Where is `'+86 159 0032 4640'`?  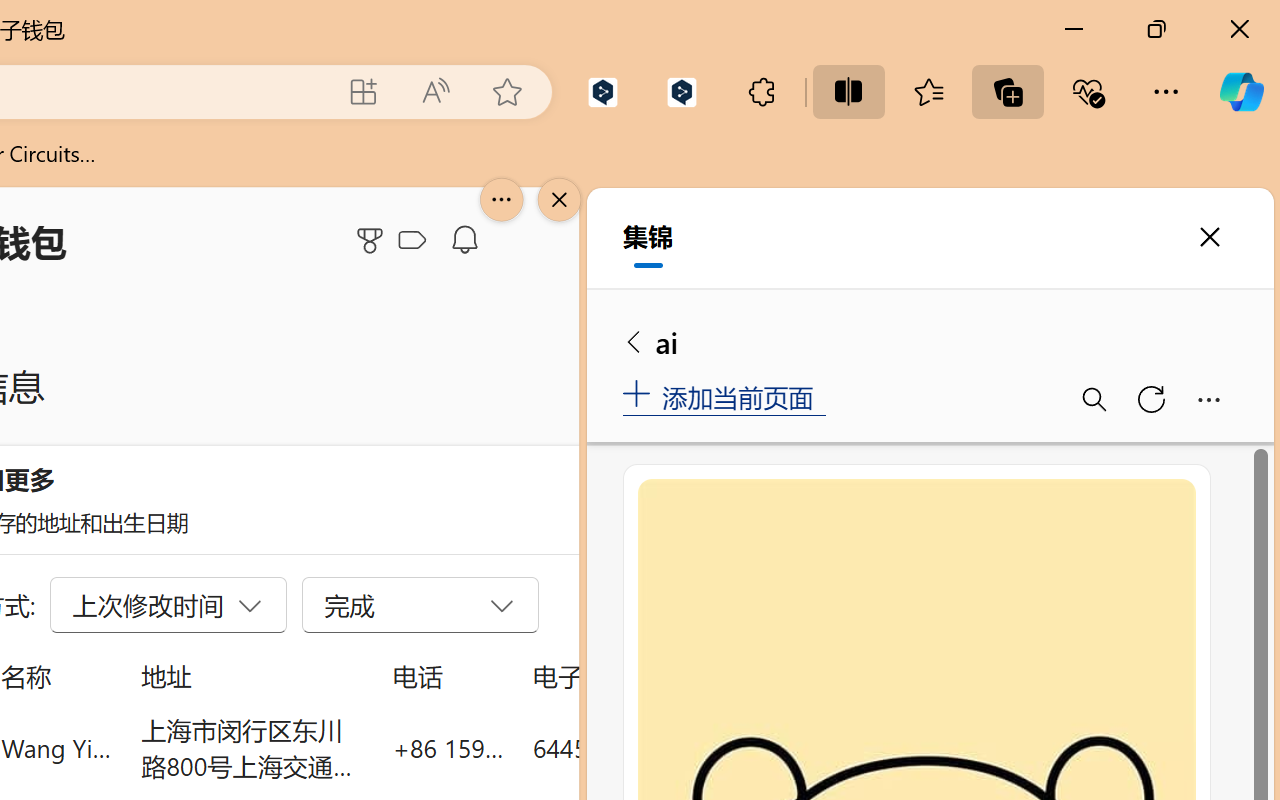
'+86 159 0032 4640' is located at coordinates (447, 747).